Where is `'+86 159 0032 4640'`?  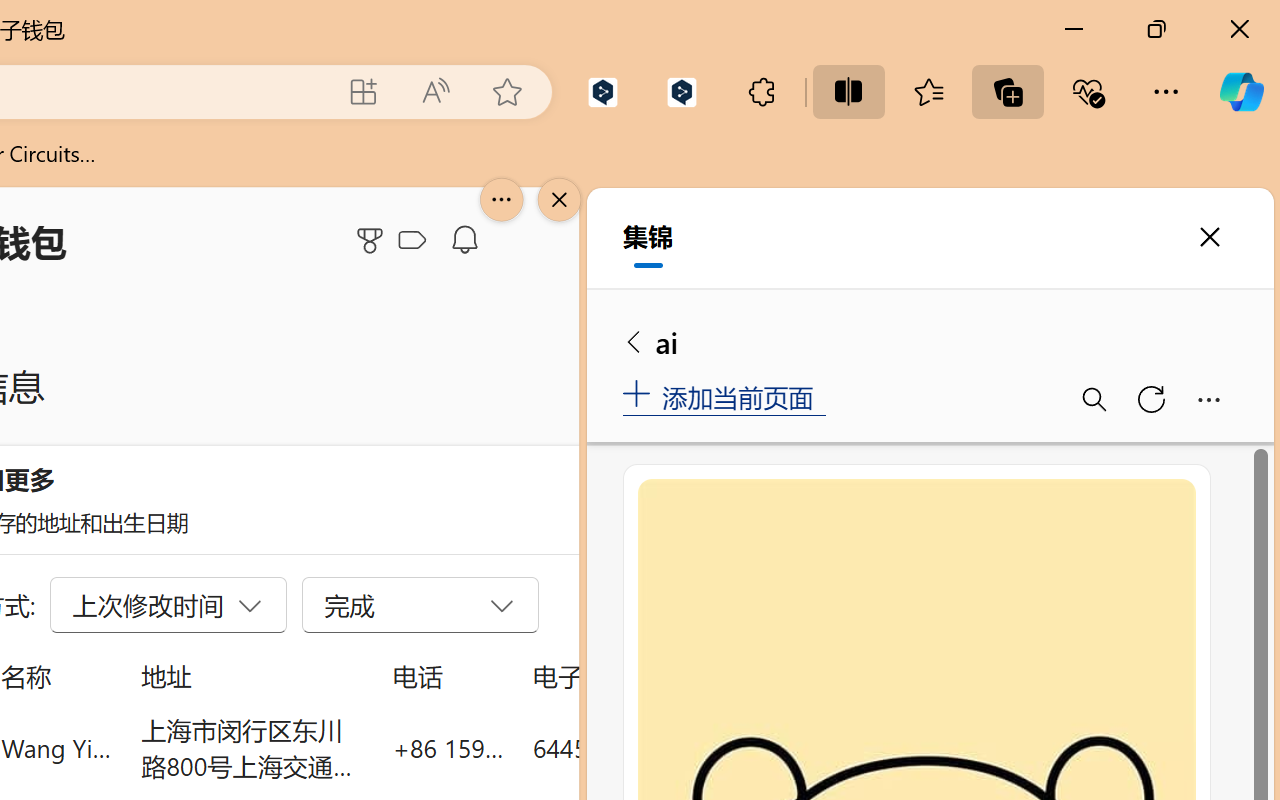
'+86 159 0032 4640' is located at coordinates (447, 747).